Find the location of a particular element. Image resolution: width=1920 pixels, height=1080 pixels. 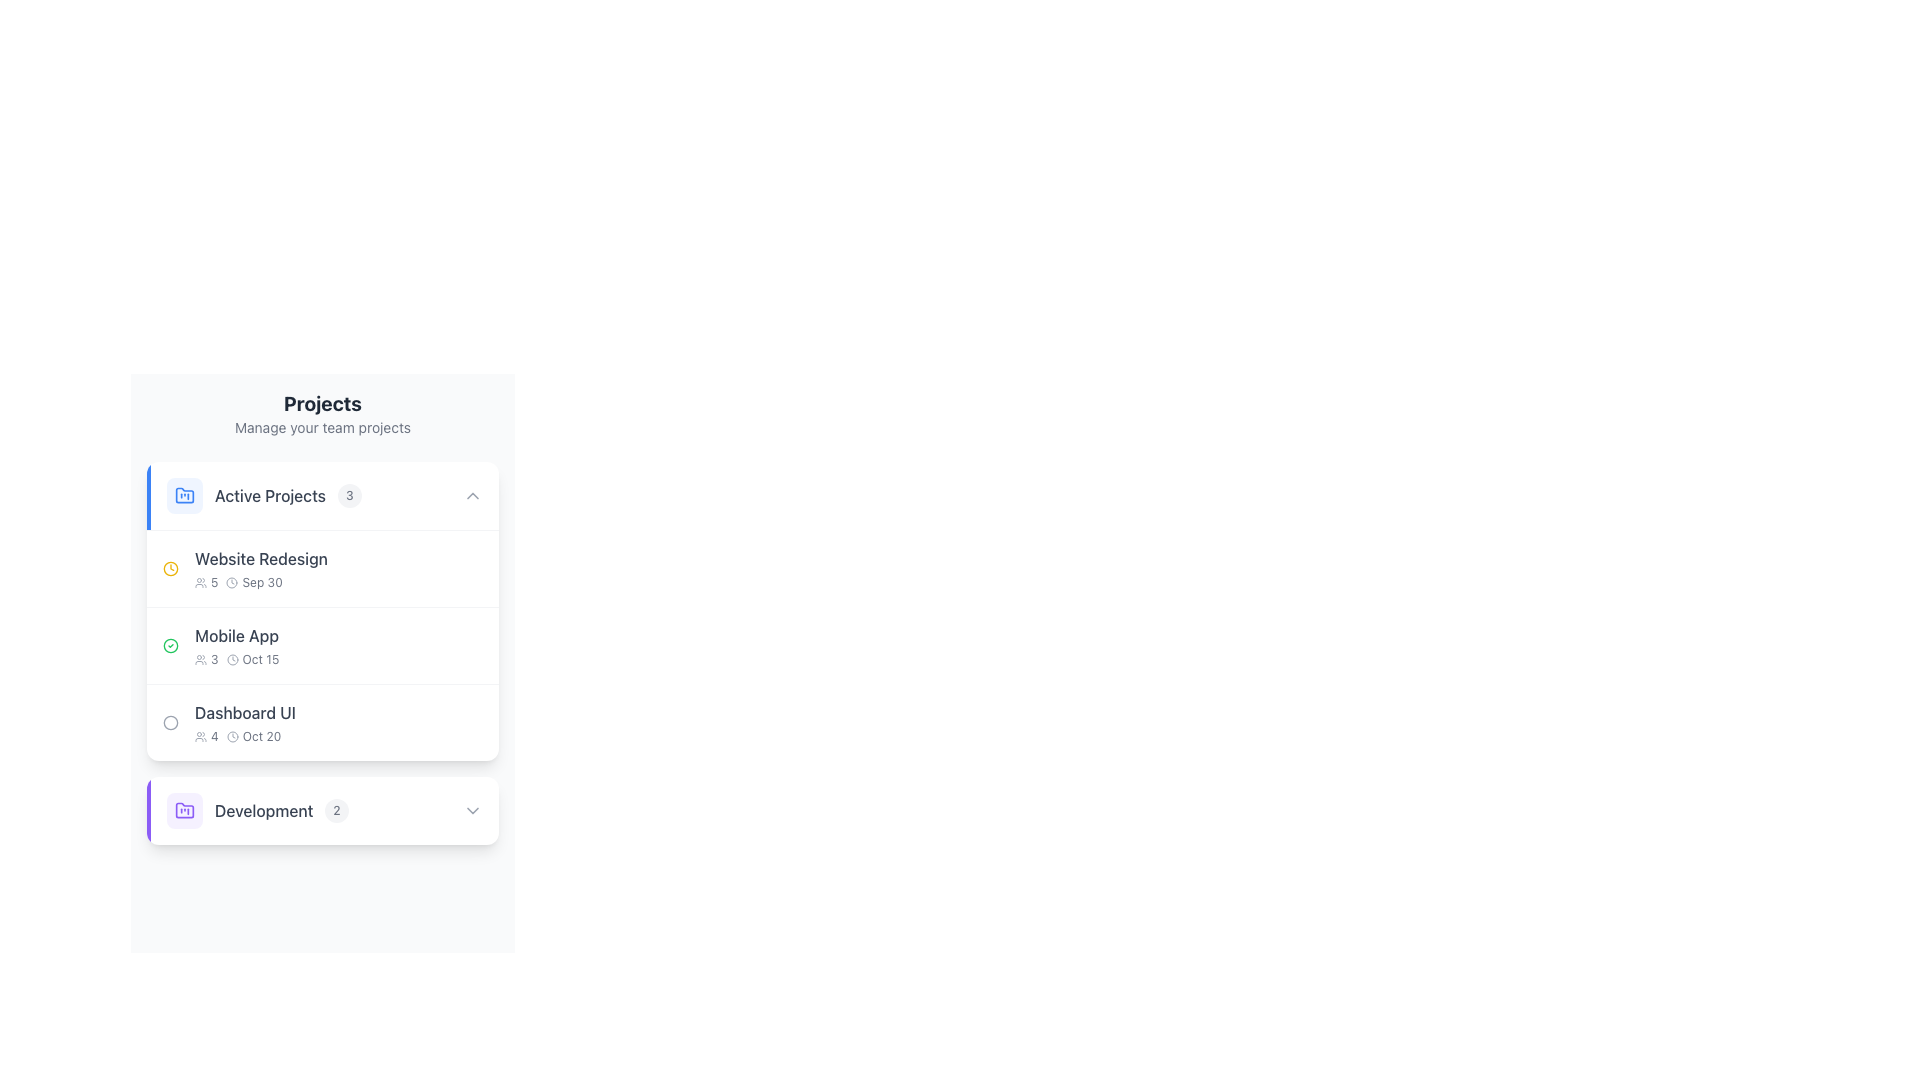

the toggle icon located at the far right of the 'Active Projects' section is located at coordinates (472, 495).